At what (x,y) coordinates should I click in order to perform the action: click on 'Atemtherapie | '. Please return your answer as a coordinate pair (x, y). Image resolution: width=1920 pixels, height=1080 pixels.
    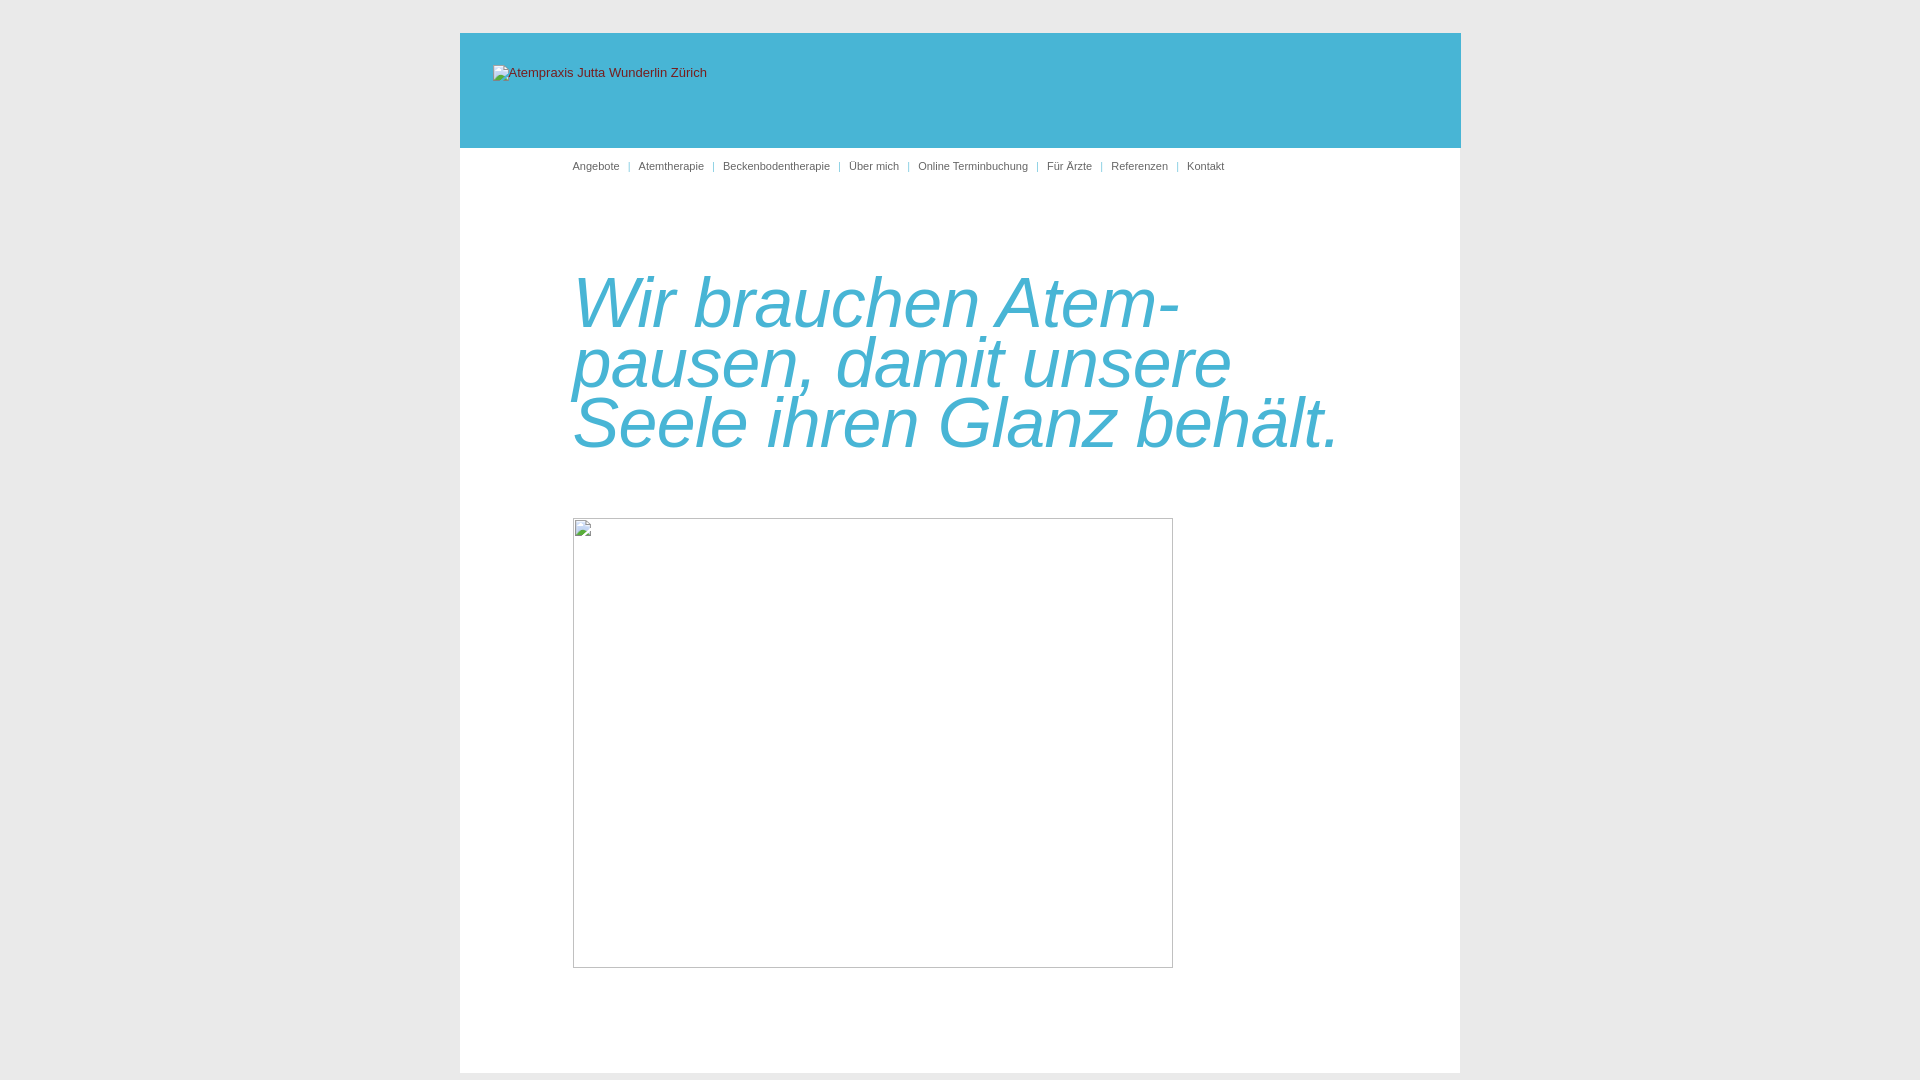
    Looking at the image, I should click on (681, 164).